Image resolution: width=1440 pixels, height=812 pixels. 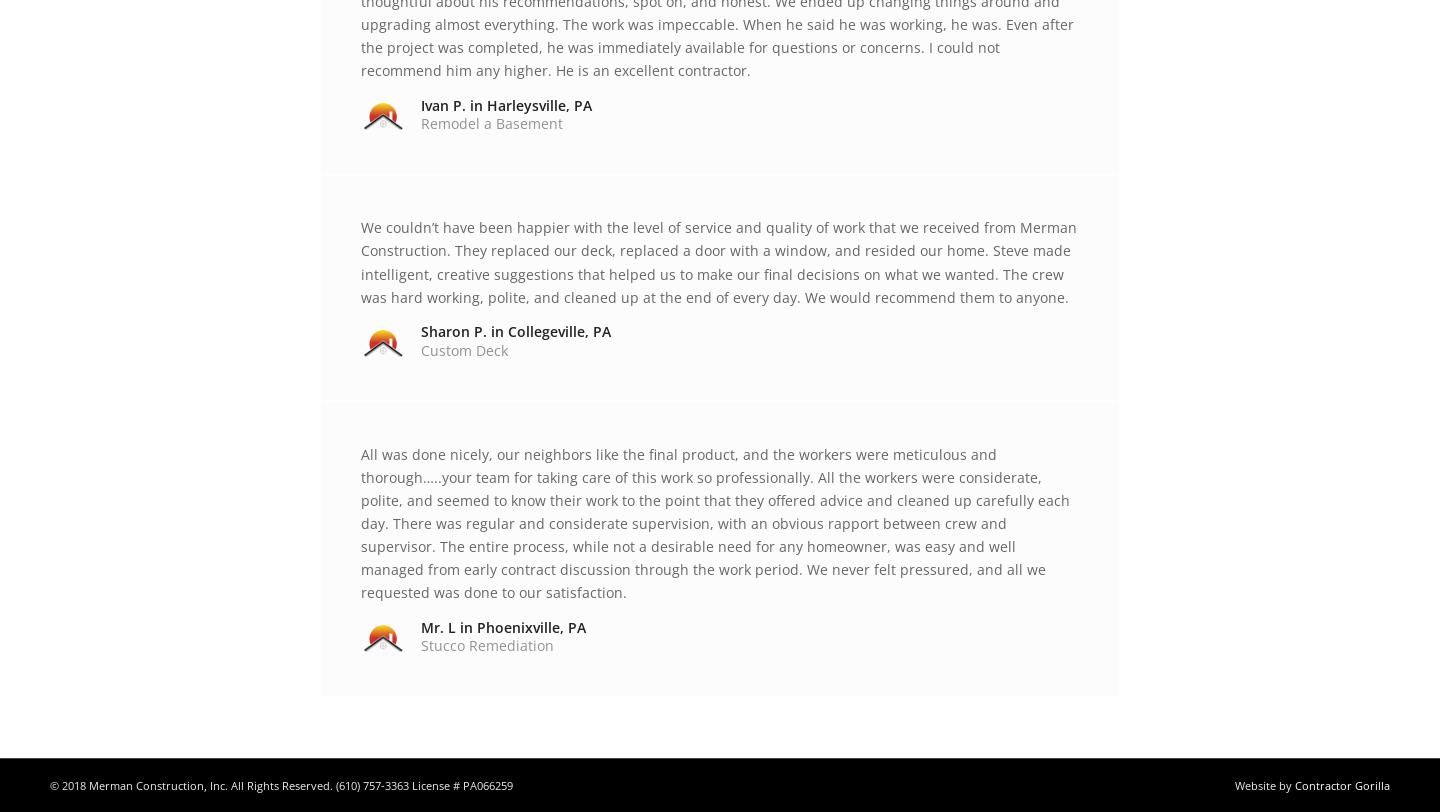 I want to click on 'Website by', so click(x=1233, y=784).